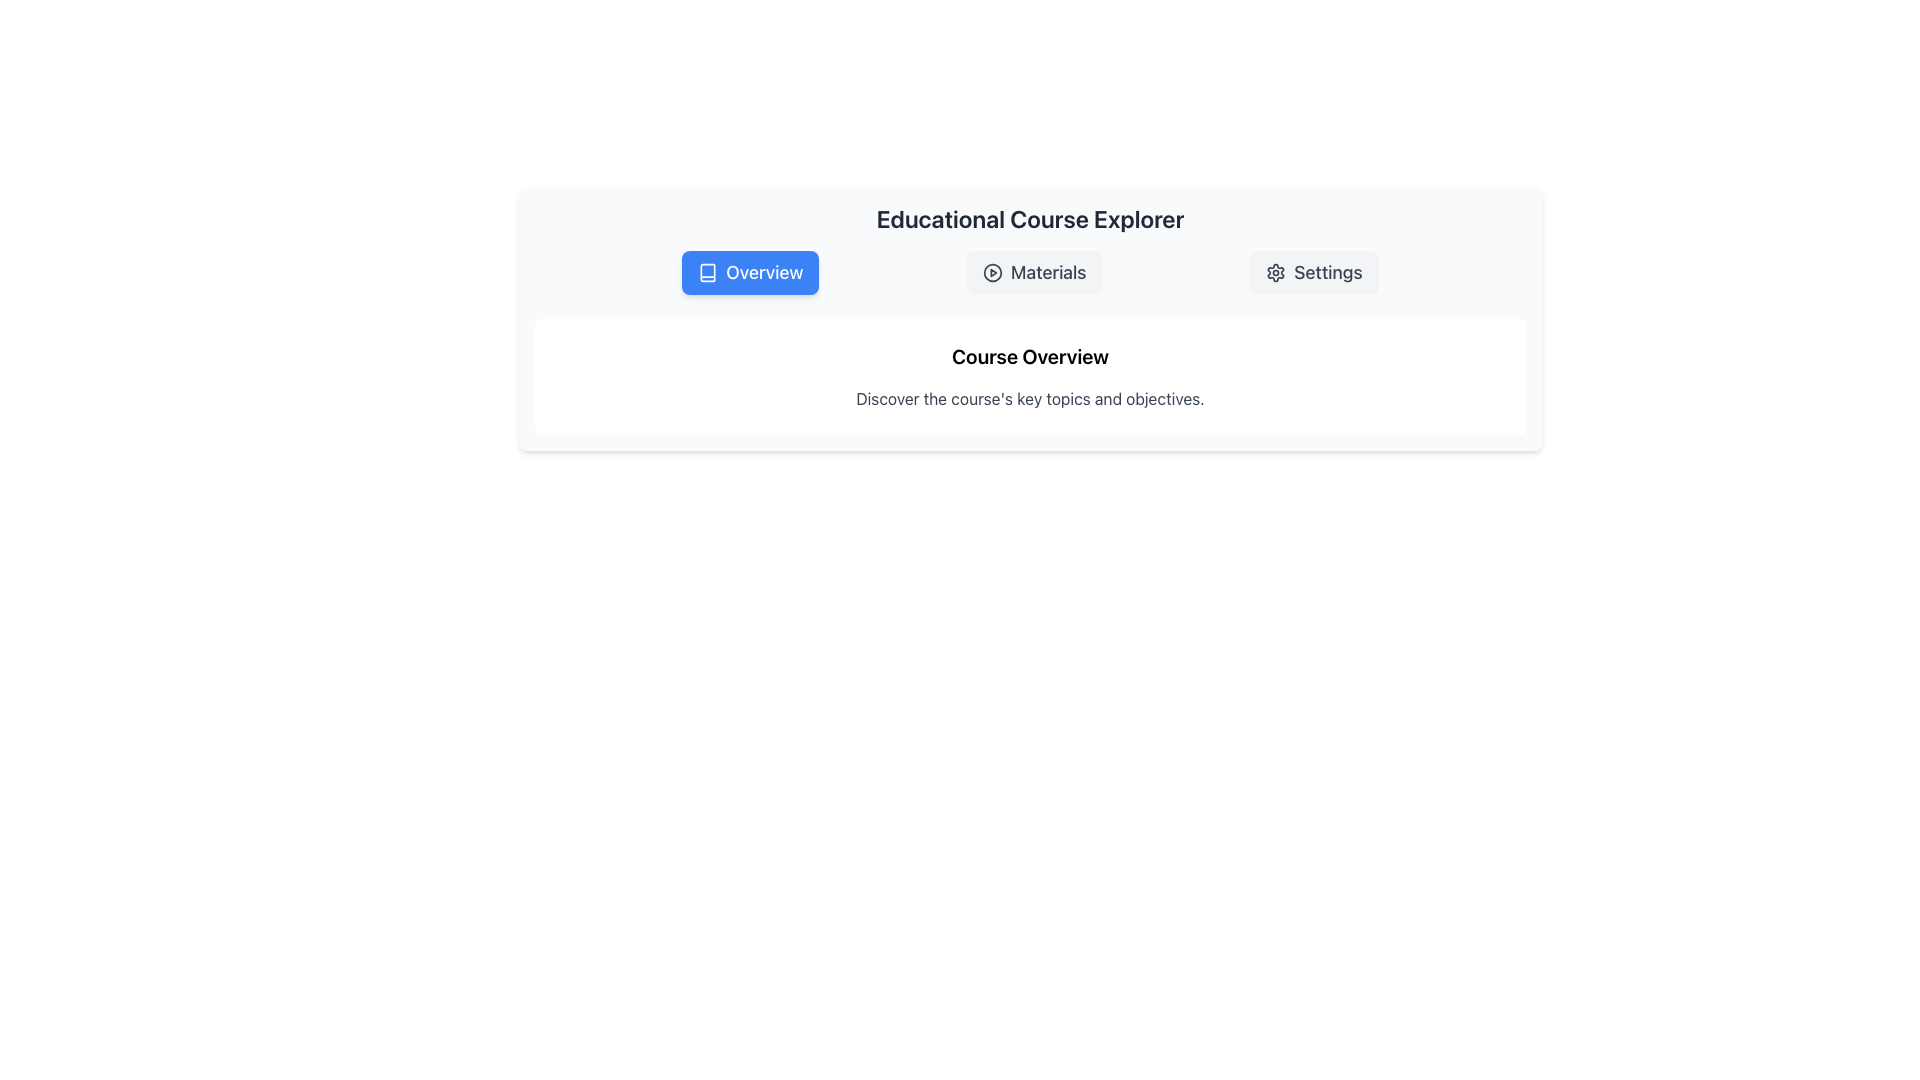 The image size is (1920, 1080). I want to click on the gear icon located in the top-right portion of the toolbar, so click(1275, 273).